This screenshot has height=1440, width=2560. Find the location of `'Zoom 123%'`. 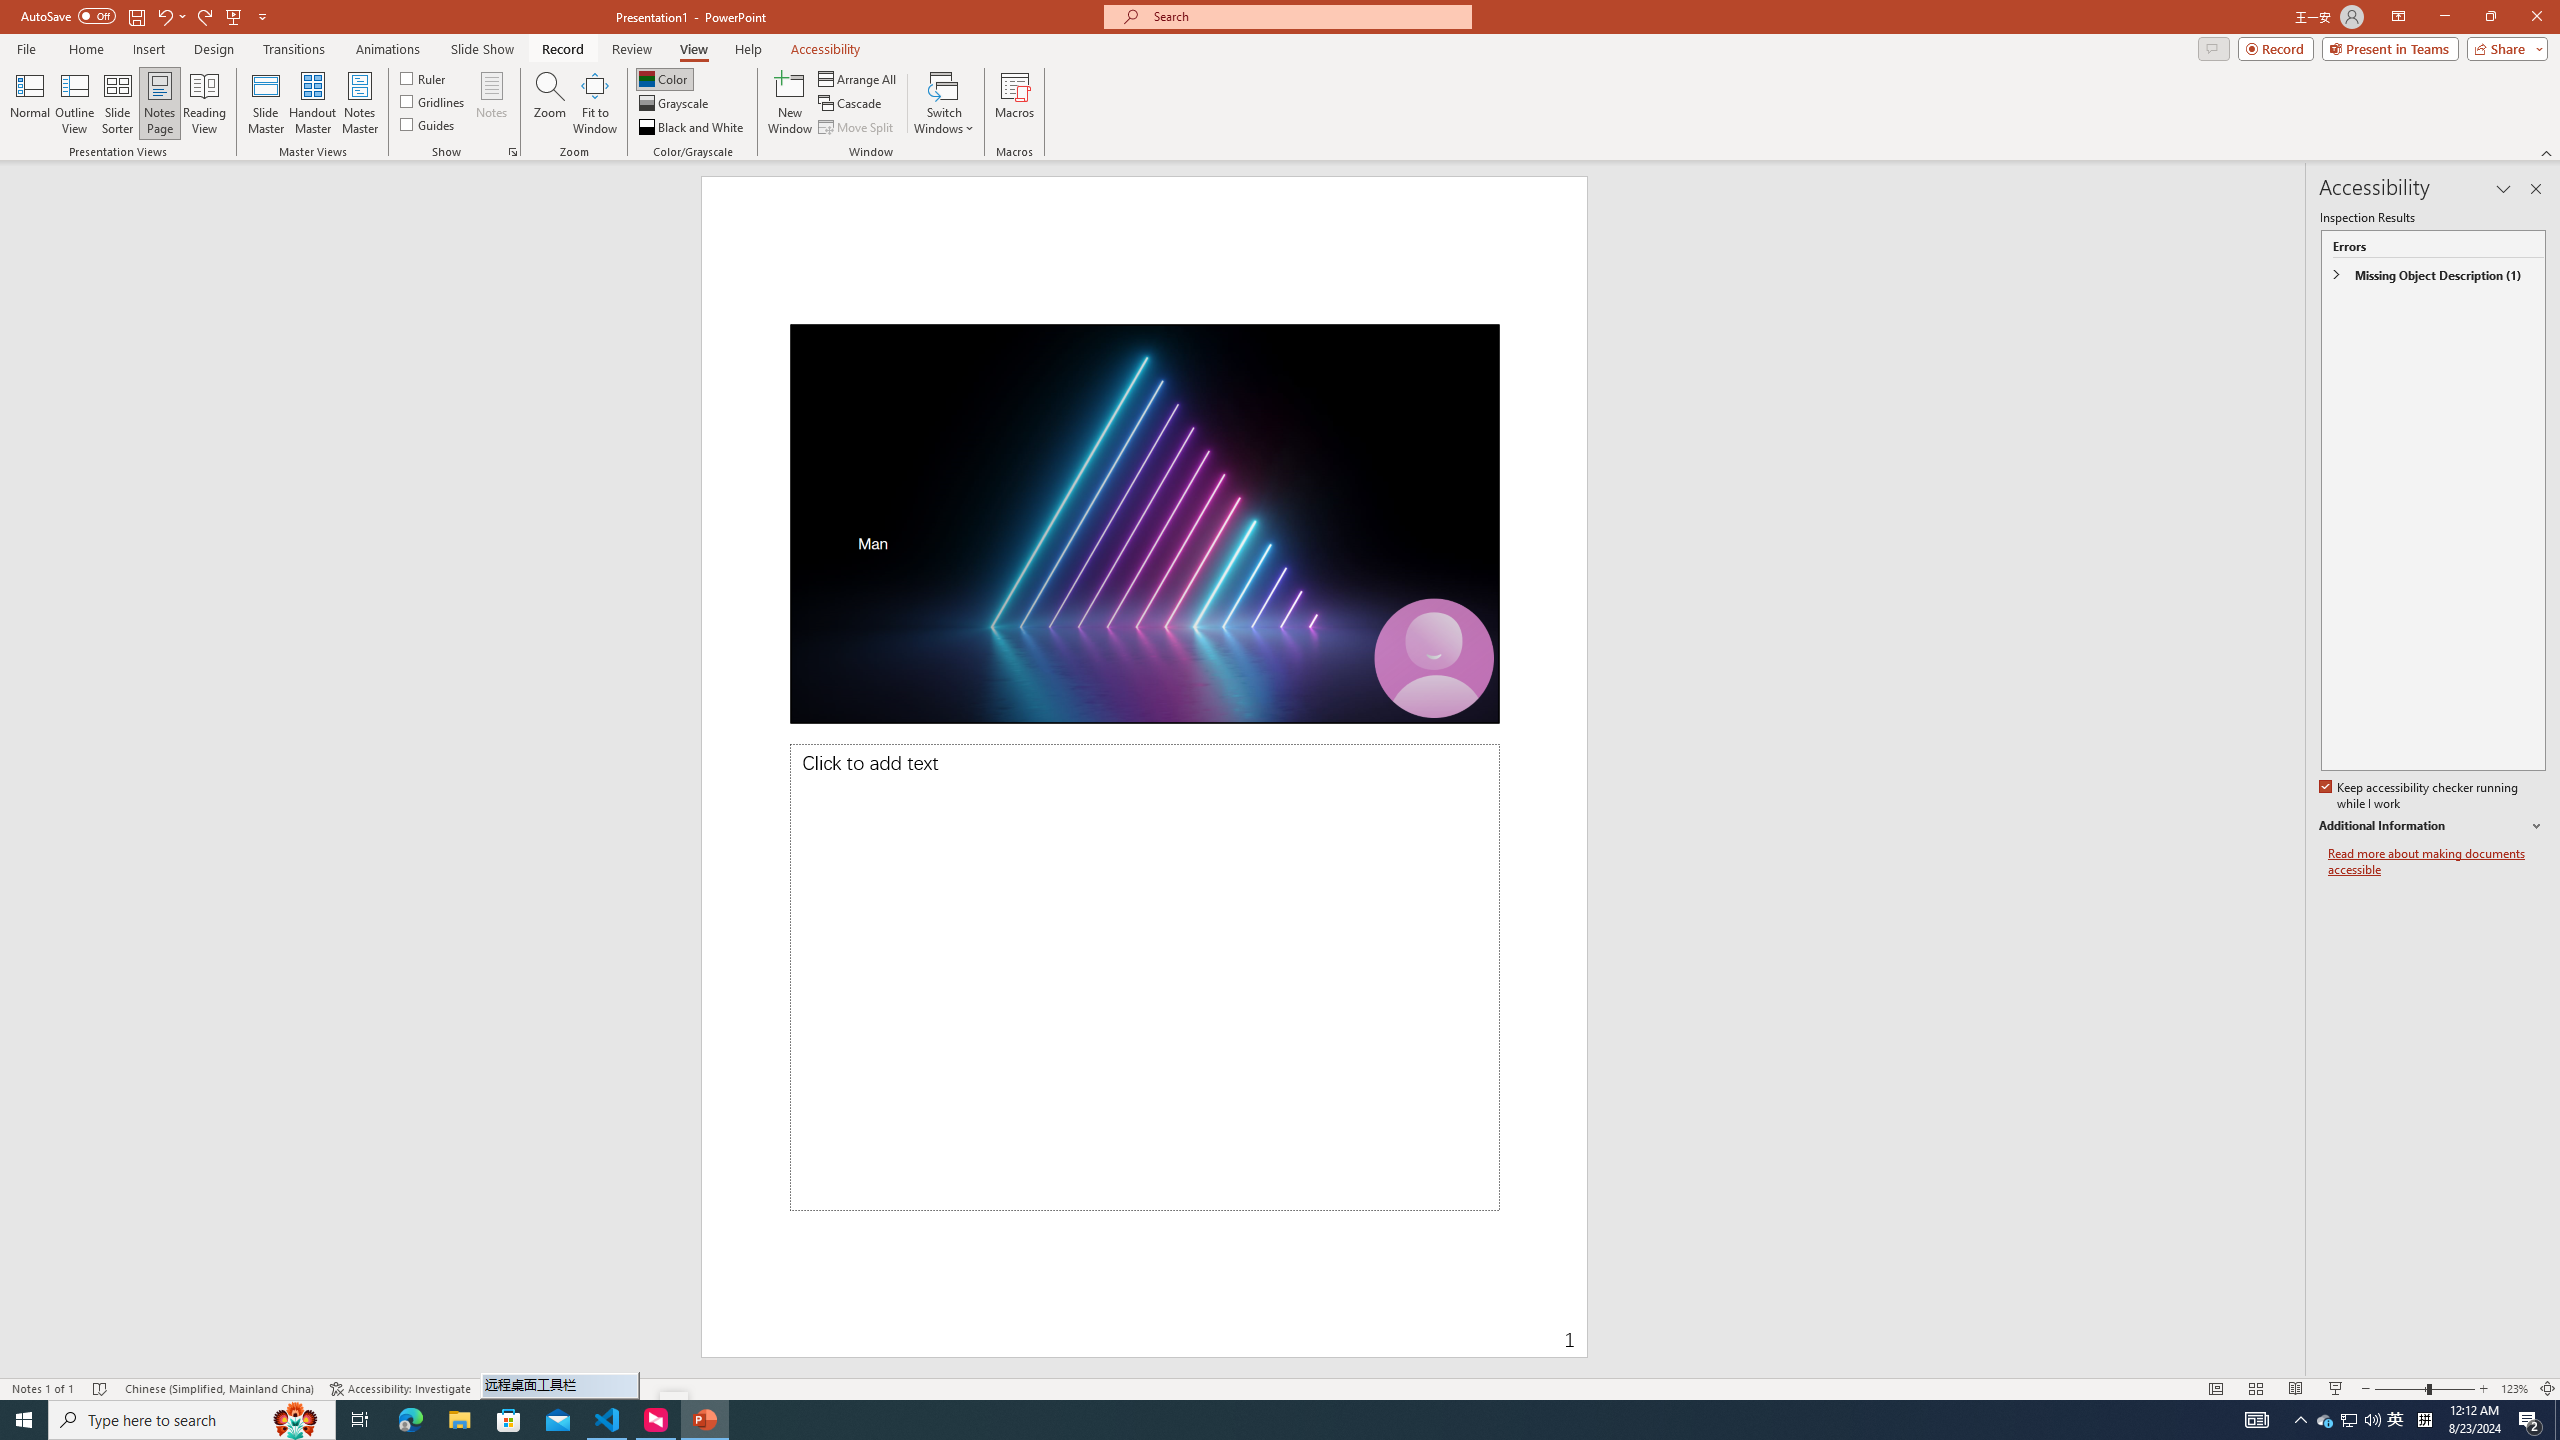

'Zoom 123%' is located at coordinates (2515, 1389).